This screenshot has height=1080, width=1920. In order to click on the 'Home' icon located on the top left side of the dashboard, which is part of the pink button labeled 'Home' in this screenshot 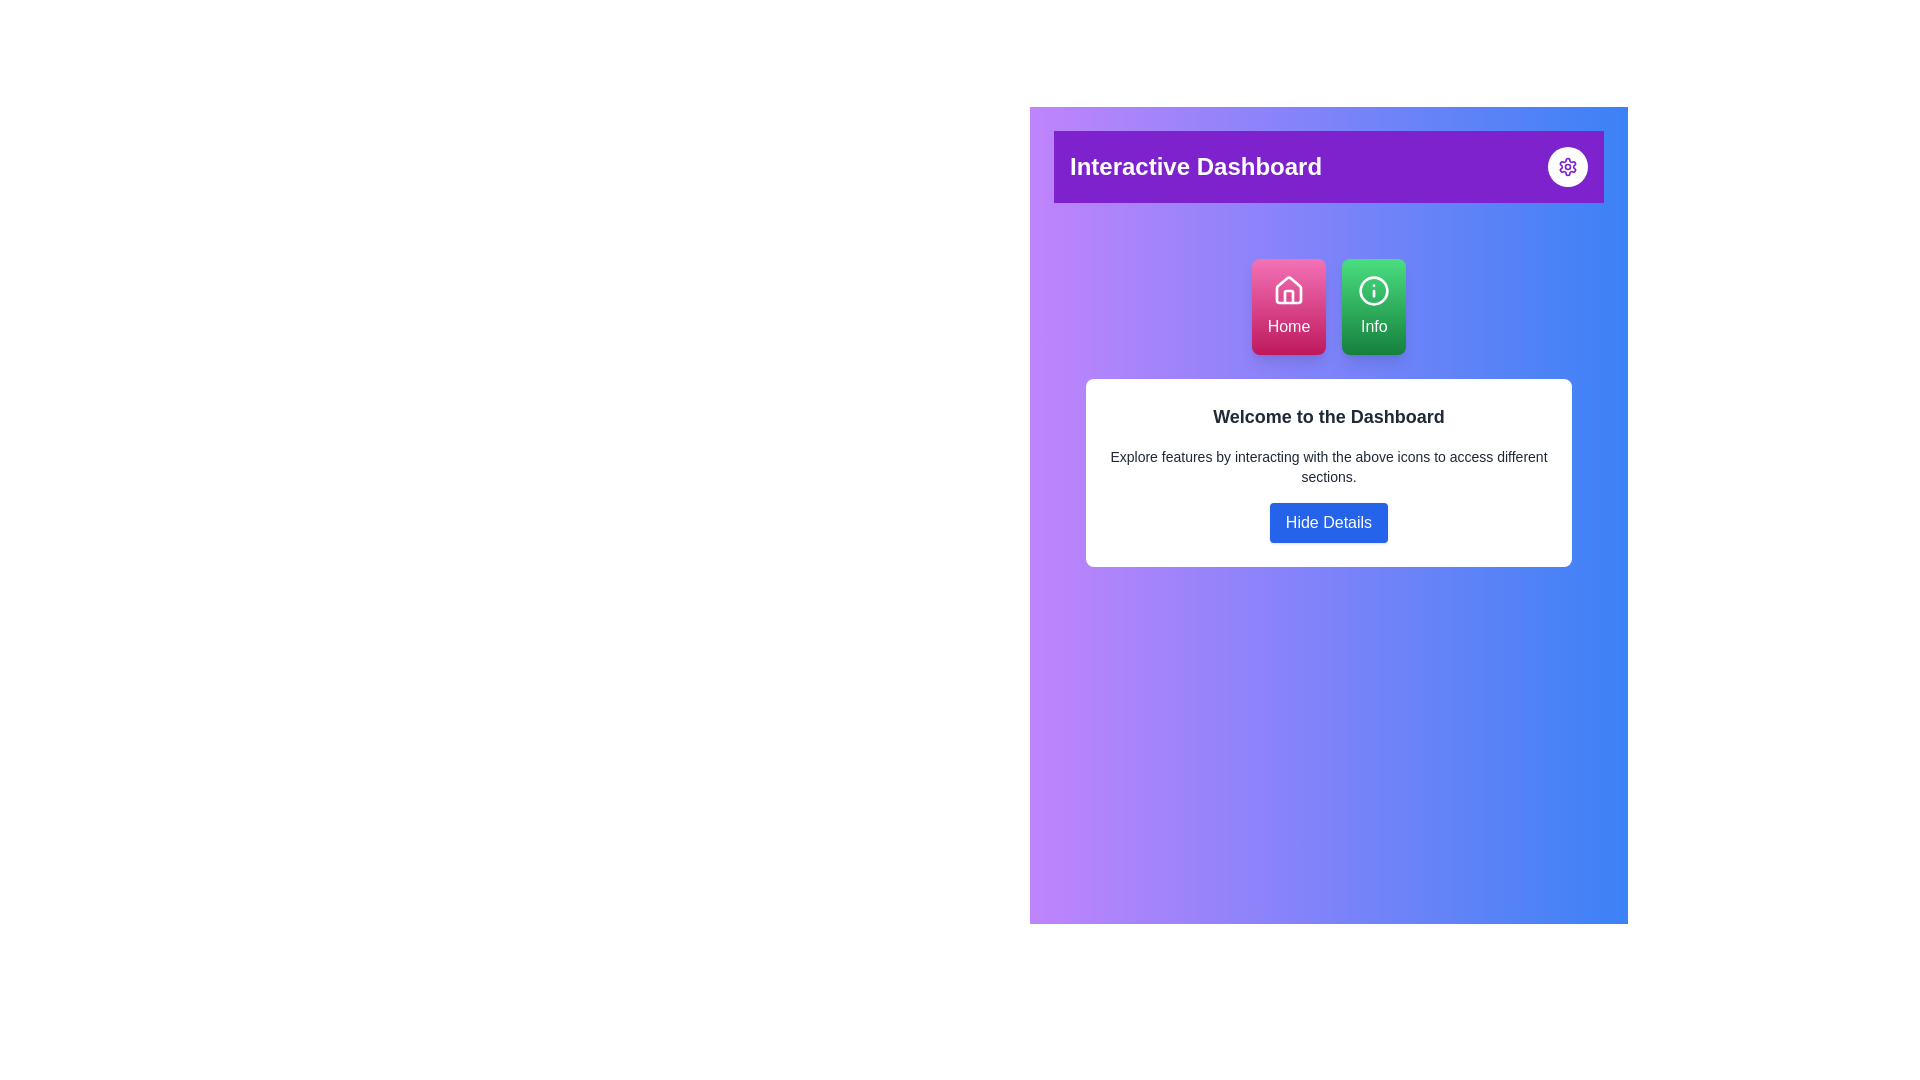, I will do `click(1289, 290)`.